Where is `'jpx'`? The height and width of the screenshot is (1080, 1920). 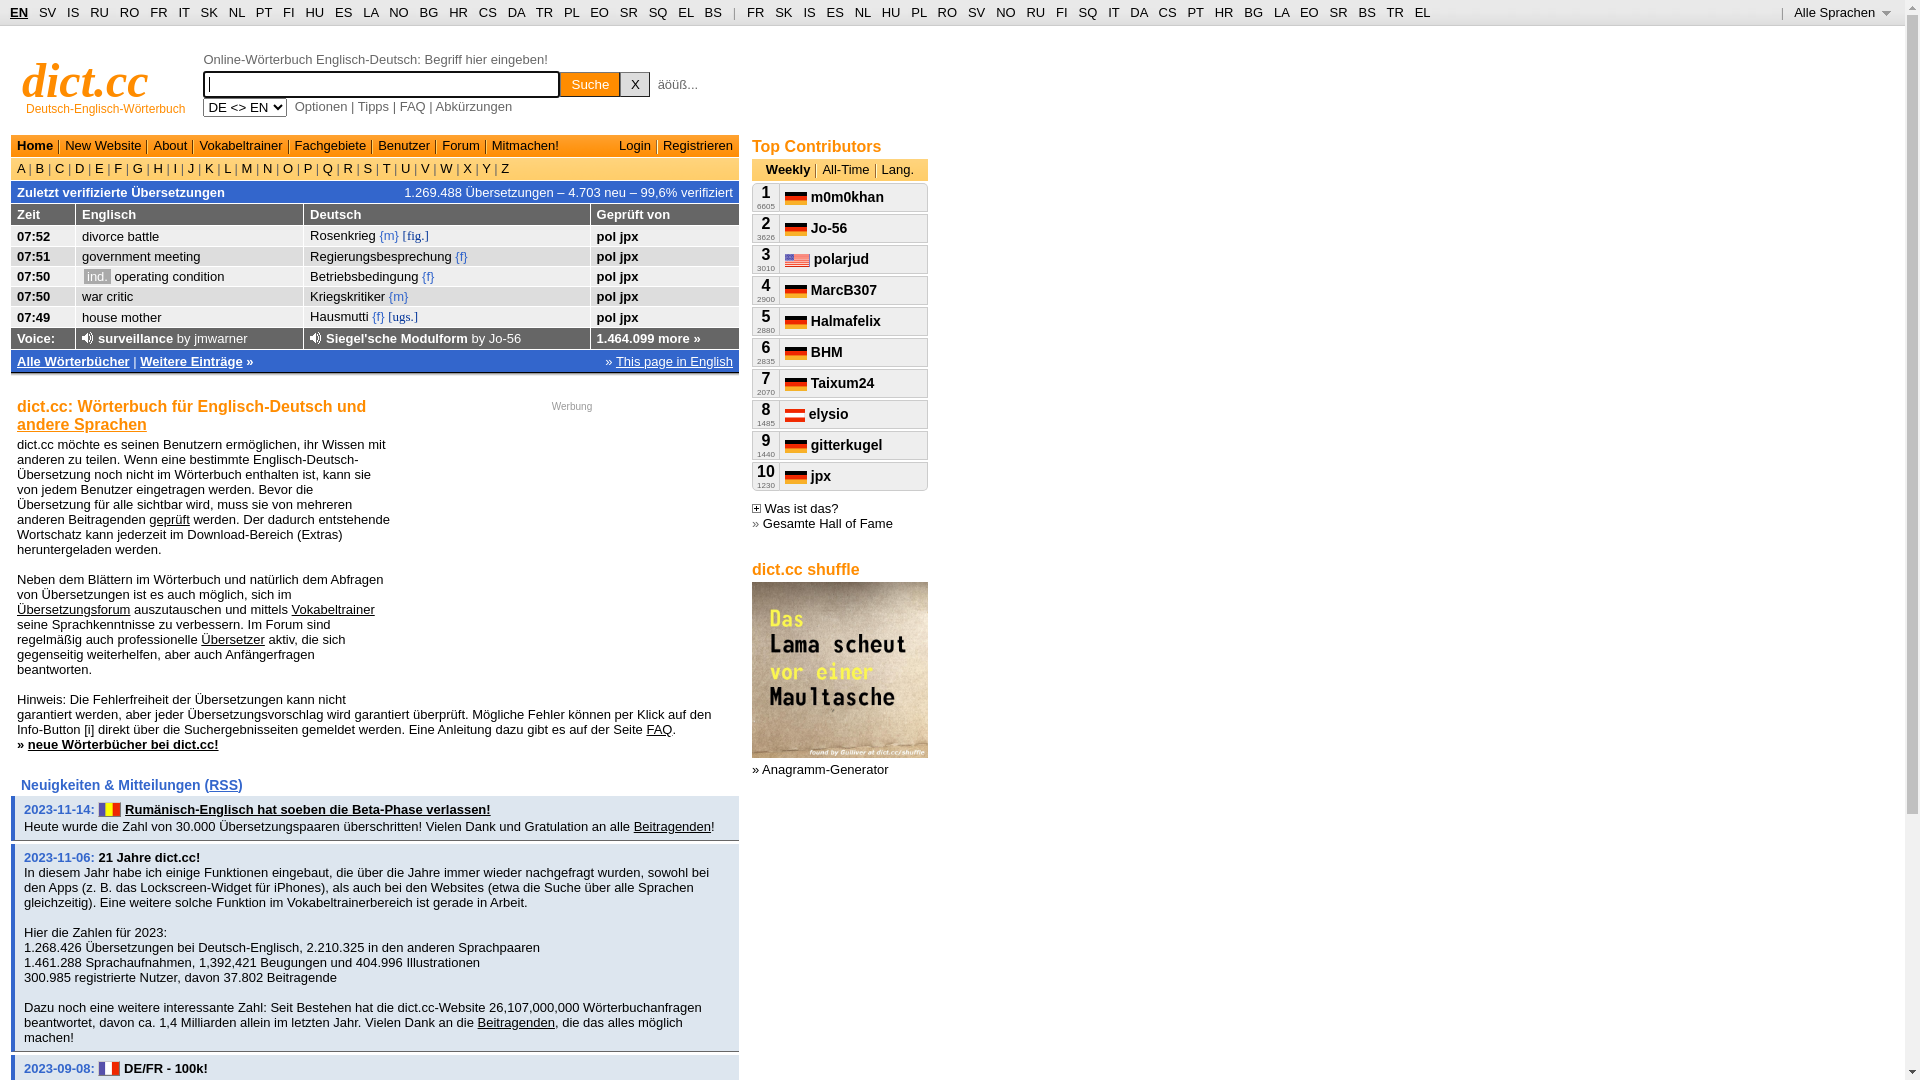 'jpx' is located at coordinates (628, 255).